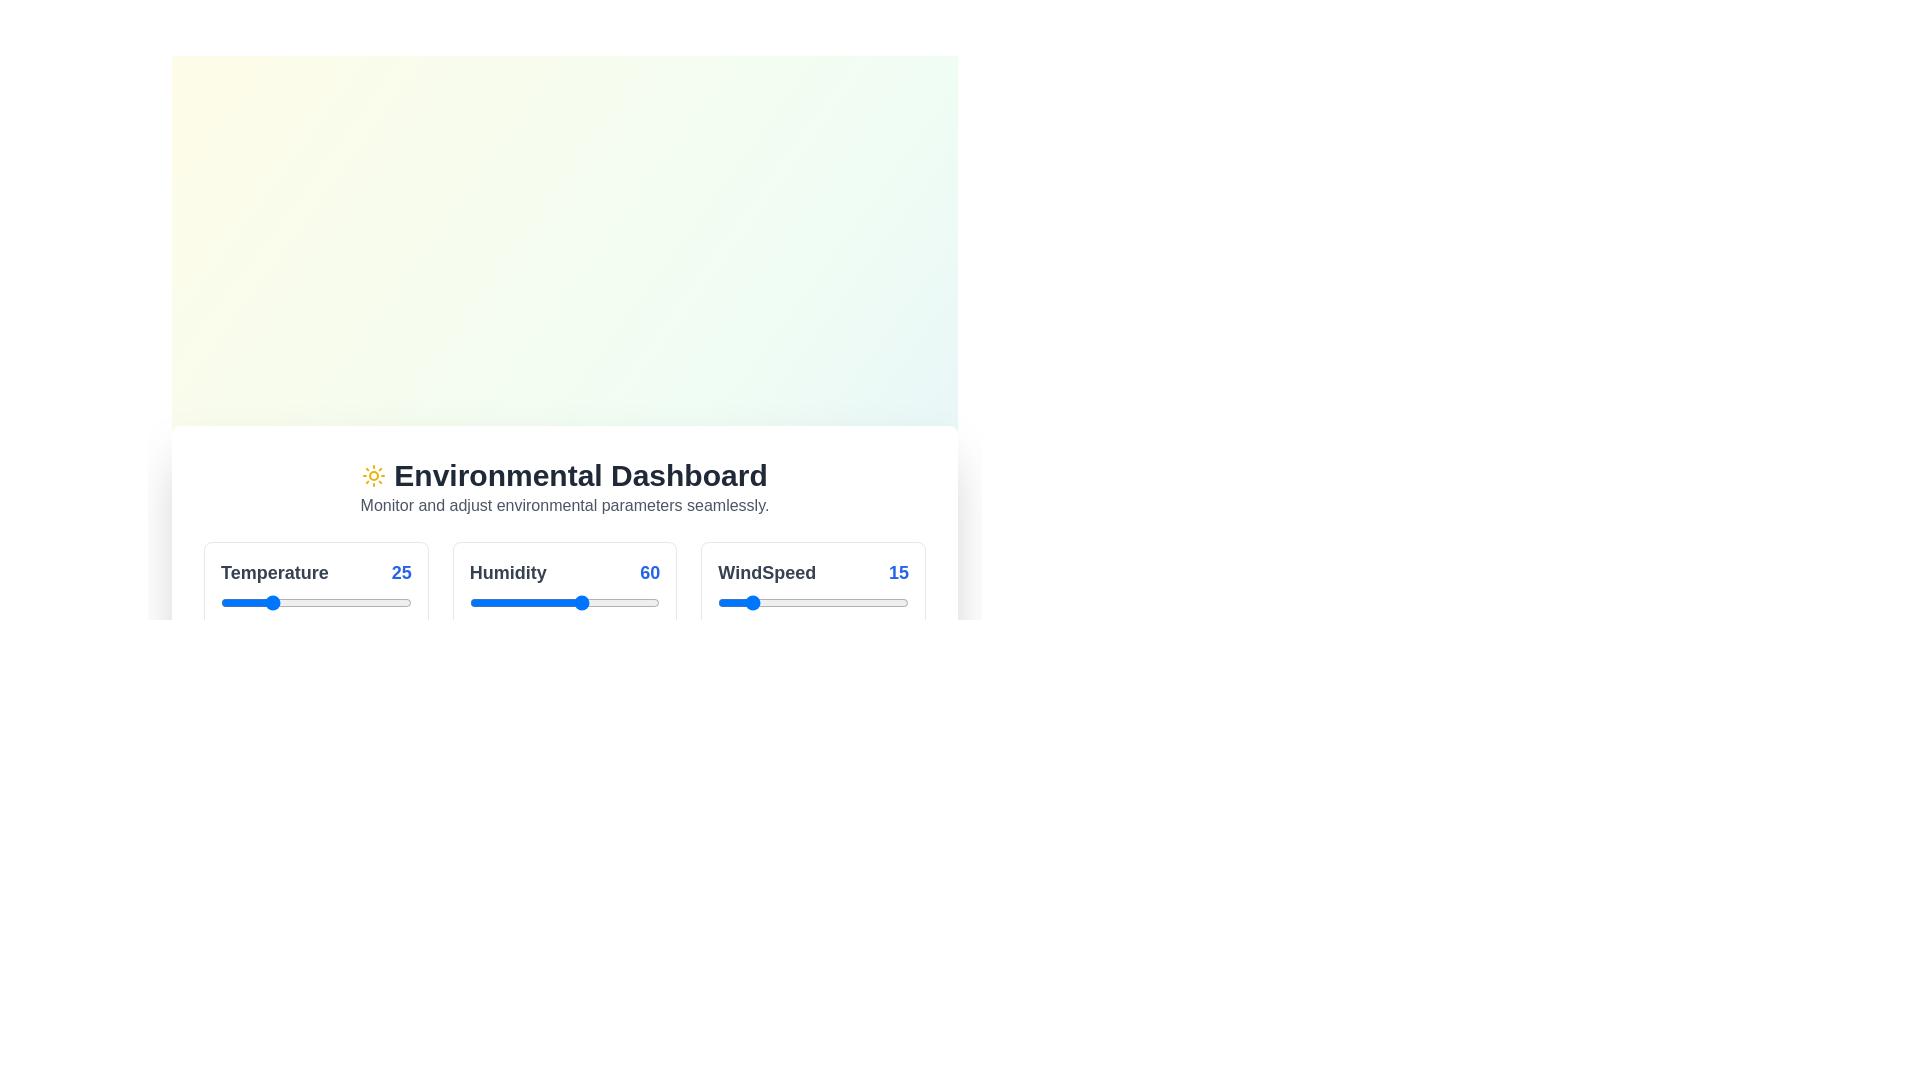 This screenshot has height=1080, width=1920. Describe the element at coordinates (650, 572) in the screenshot. I see `the text label displaying the number '60' in blue color, which is positioned to the right of the 'Humidity' label within the environmental dashboard interface` at that location.